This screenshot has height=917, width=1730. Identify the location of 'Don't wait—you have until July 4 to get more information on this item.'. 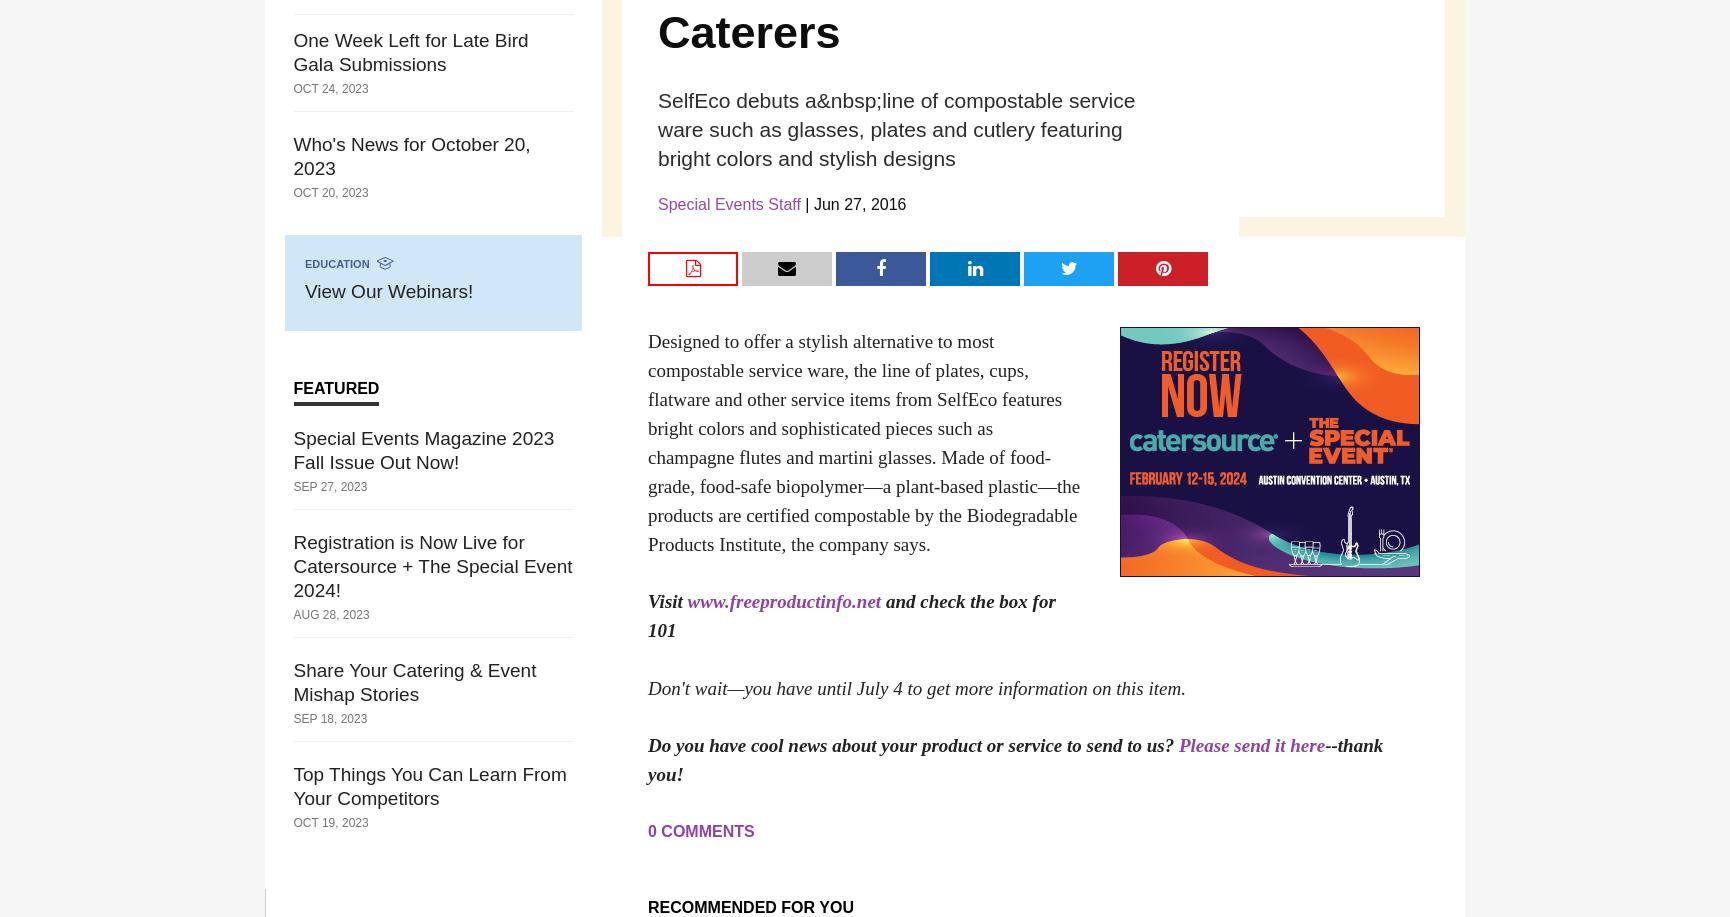
(916, 687).